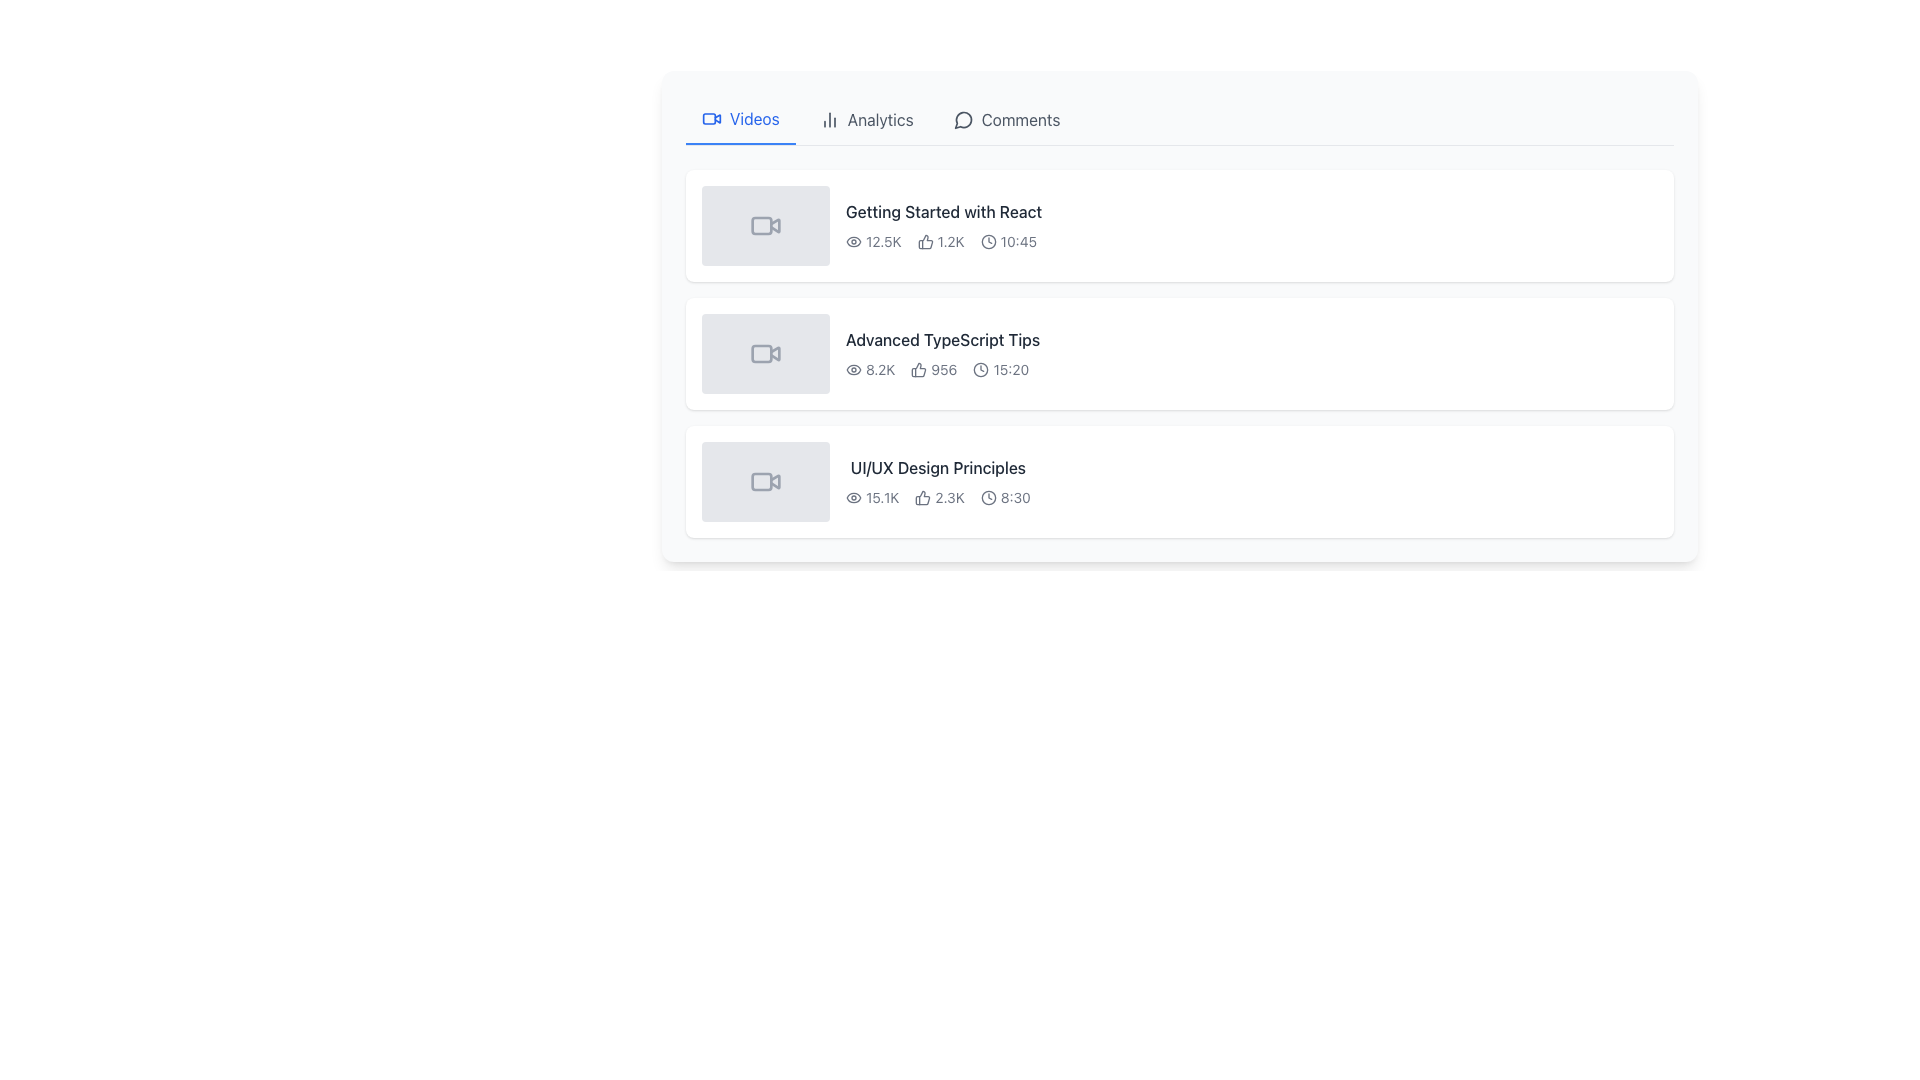 This screenshot has height=1080, width=1920. I want to click on the numeric counter displaying '956' which indicates likes or approvals, located between the view count and duration under 'Advanced TypeScript Tips', so click(933, 370).